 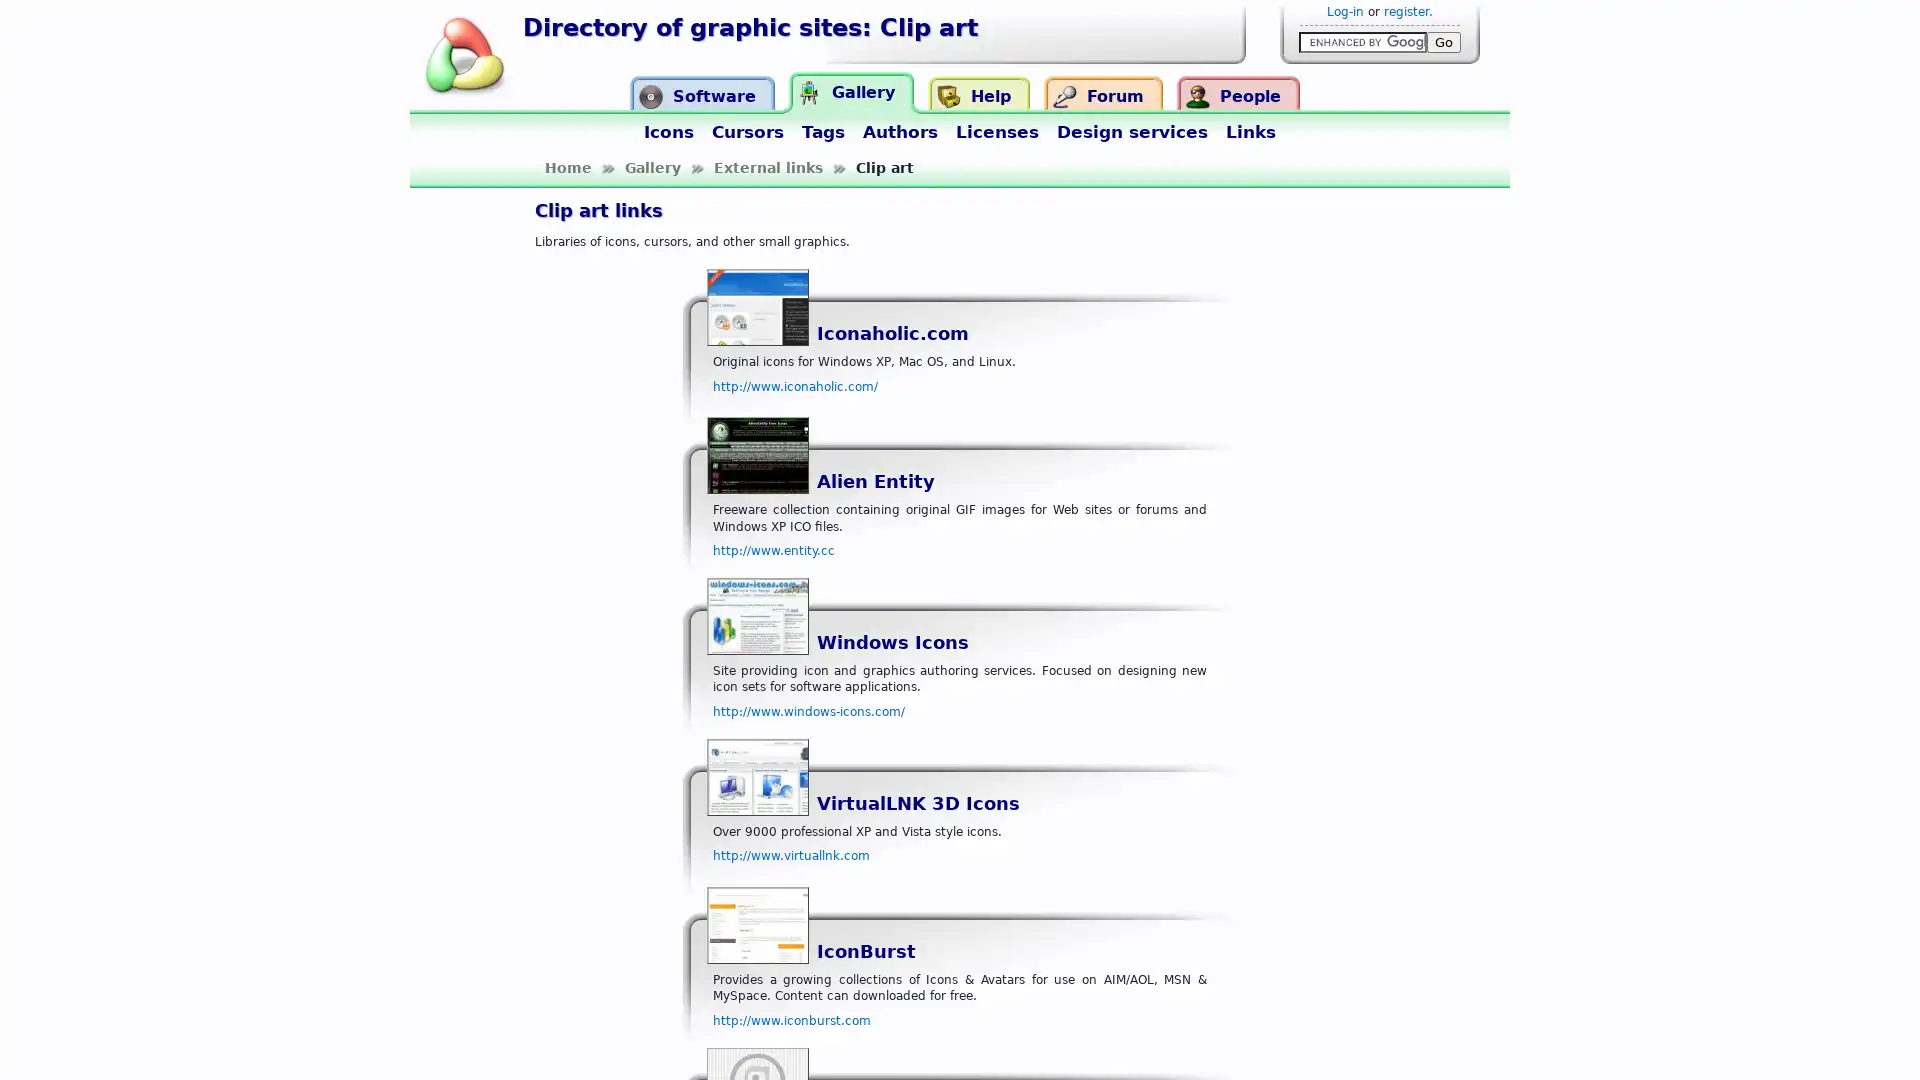 What do you see at coordinates (1444, 42) in the screenshot?
I see `Go` at bounding box center [1444, 42].